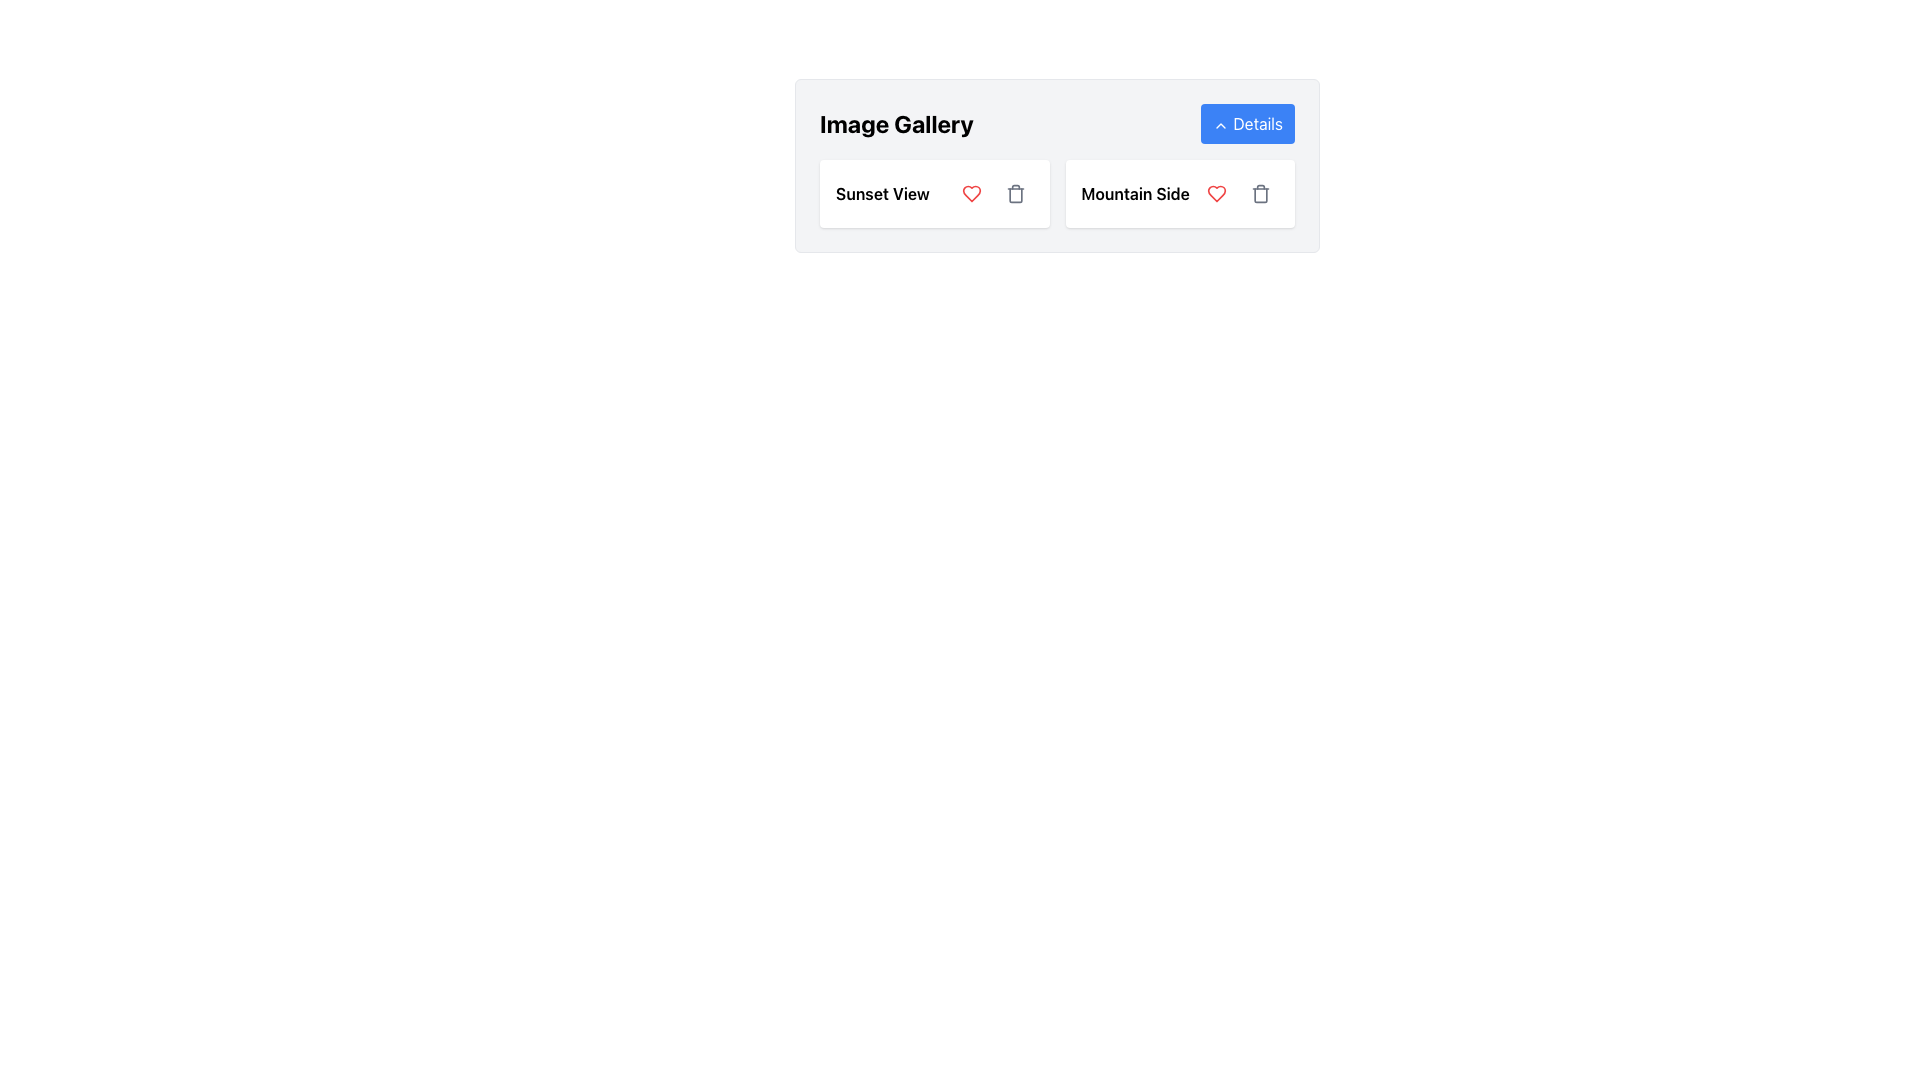  Describe the element at coordinates (1260, 193) in the screenshot. I see `the trash can icon located at the right end of the 'Mountain Side' card in the 'Image Gallery' interface` at that location.